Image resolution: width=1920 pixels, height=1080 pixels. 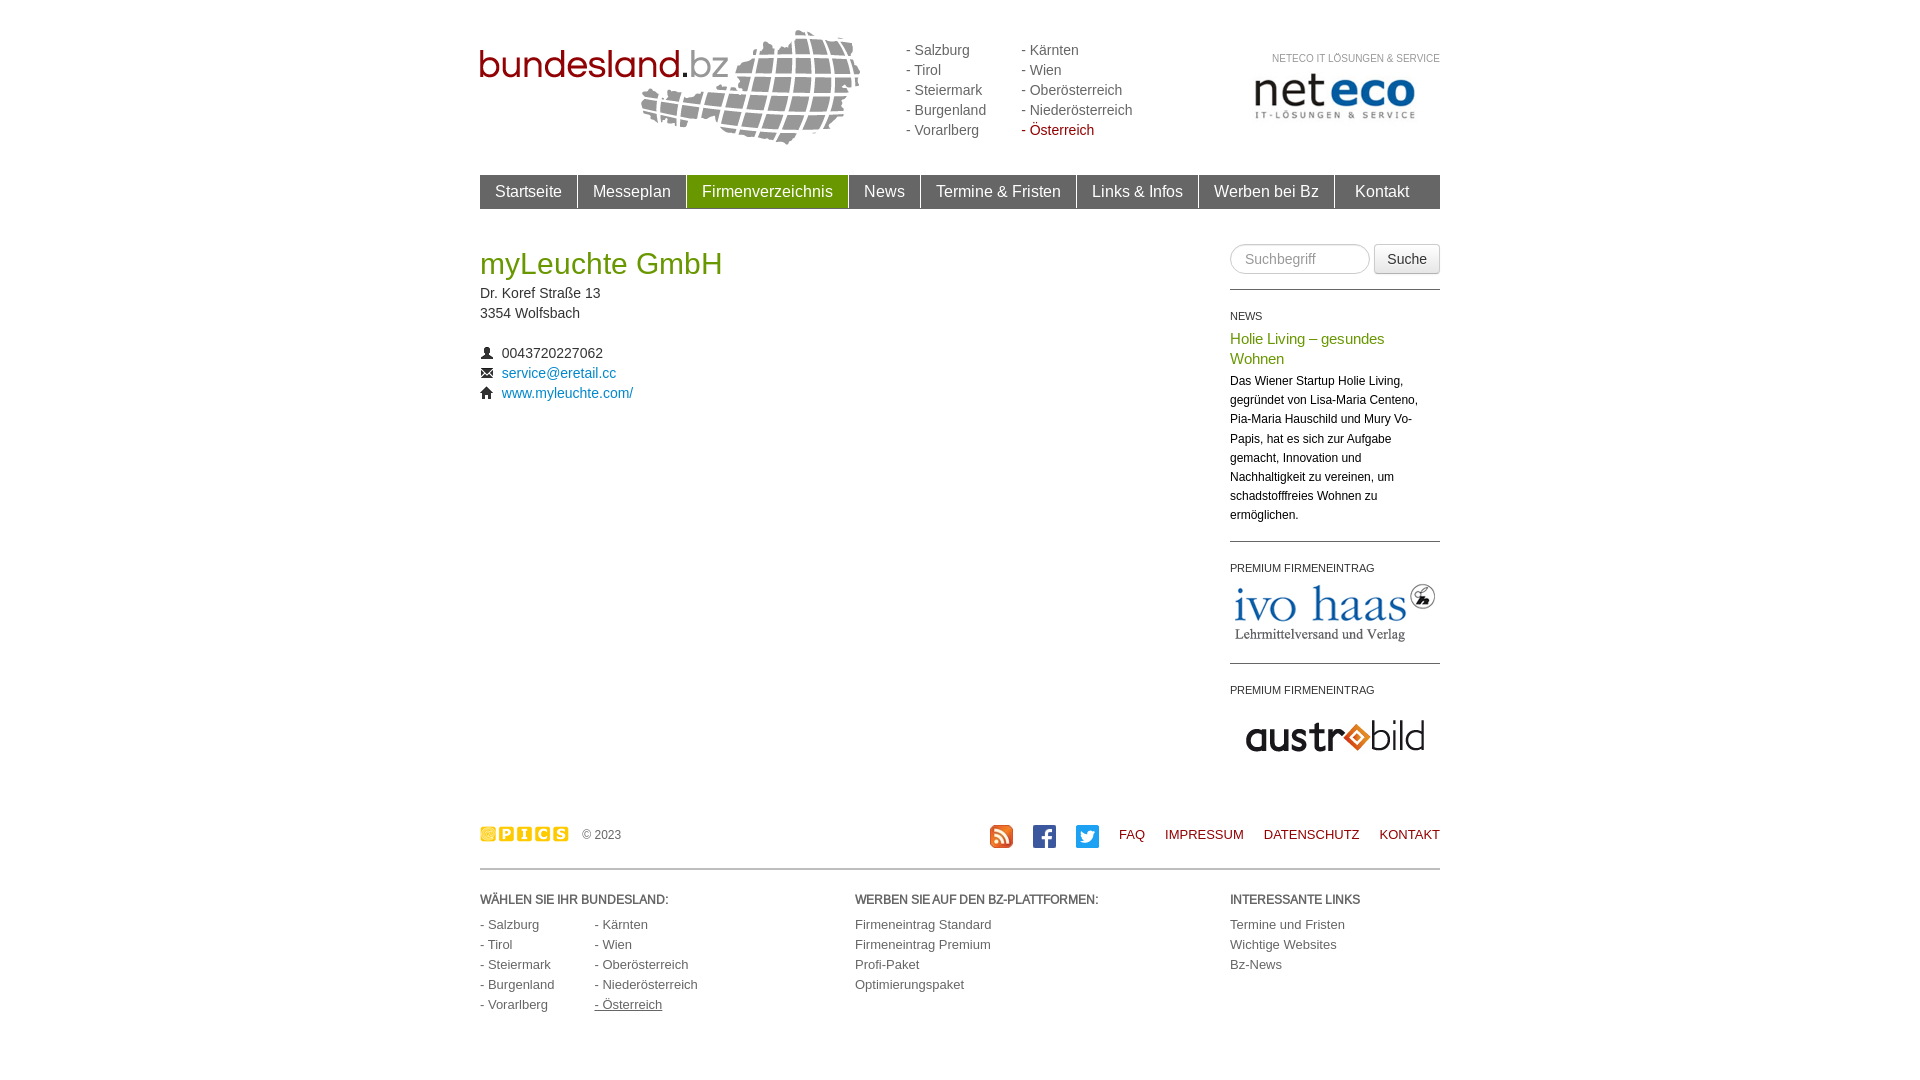 What do you see at coordinates (1266, 191) in the screenshot?
I see `'Werben bei Bz'` at bounding box center [1266, 191].